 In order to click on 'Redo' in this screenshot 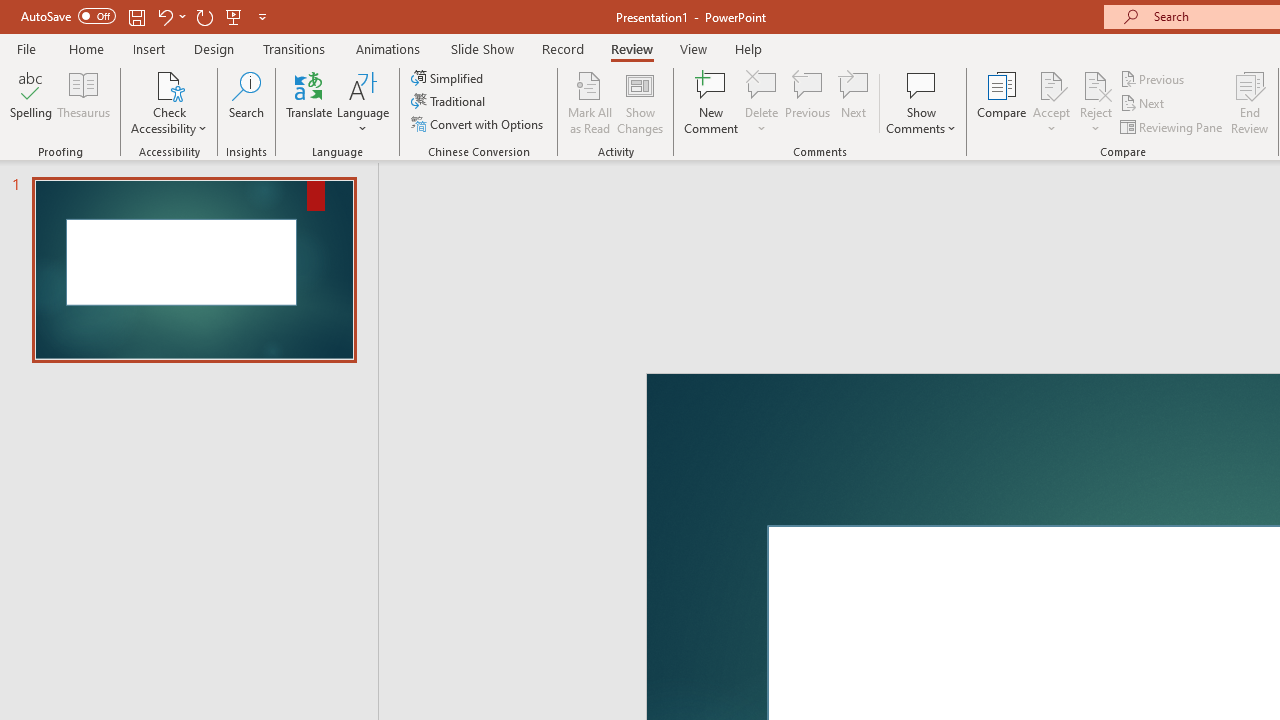, I will do `click(204, 16)`.